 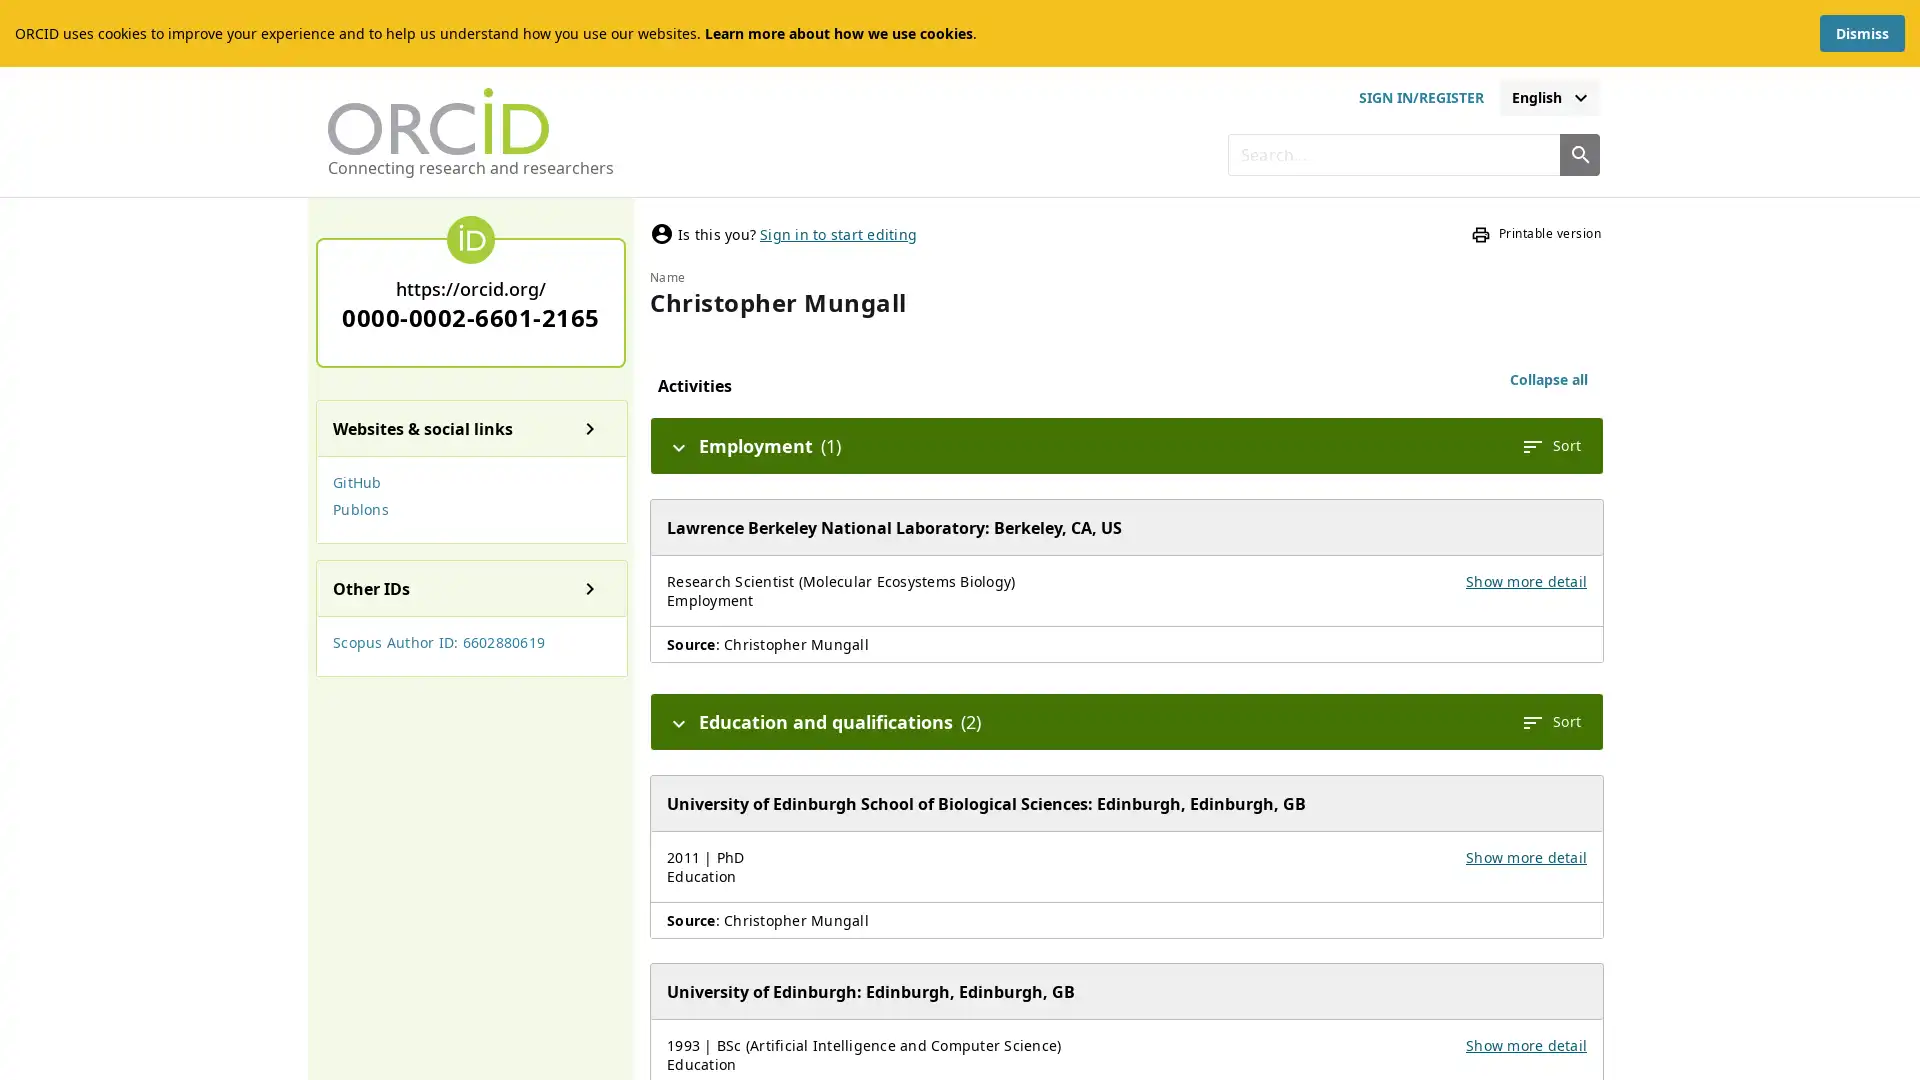 What do you see at coordinates (1578, 153) in the screenshot?
I see `Search` at bounding box center [1578, 153].